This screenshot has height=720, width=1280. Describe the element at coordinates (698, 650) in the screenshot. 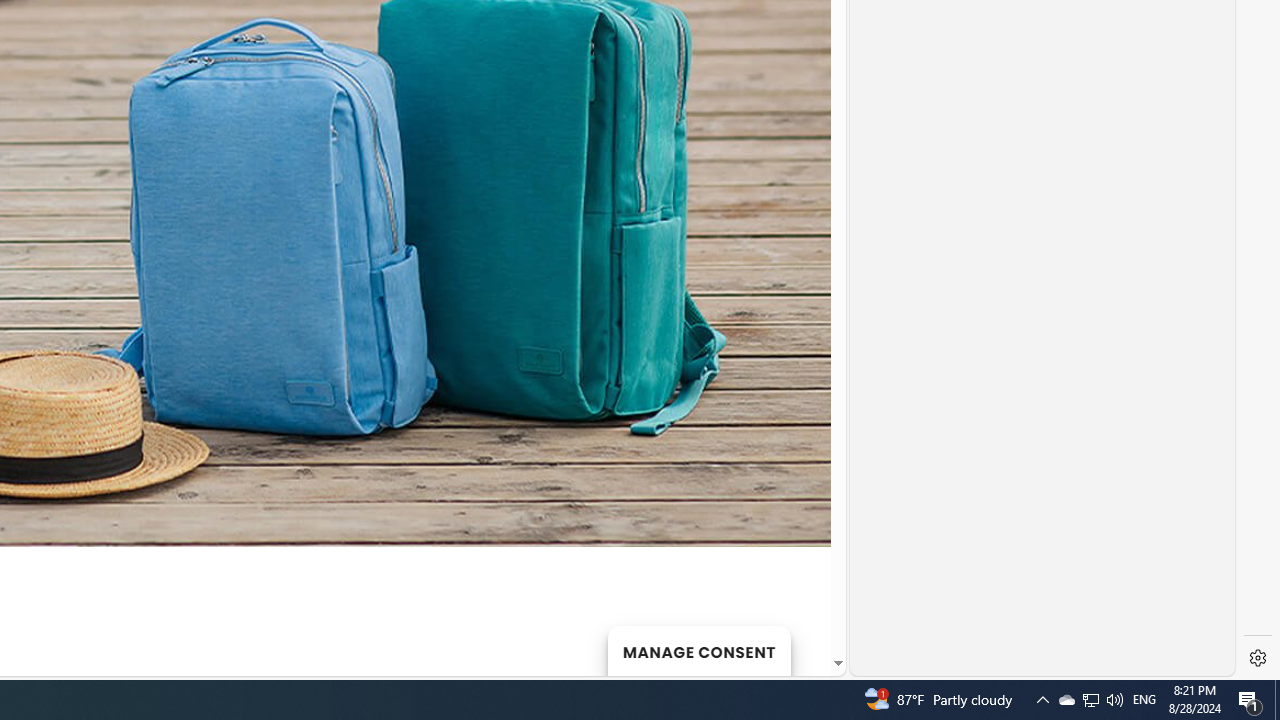

I see `'MANAGE CONSENT'` at that location.